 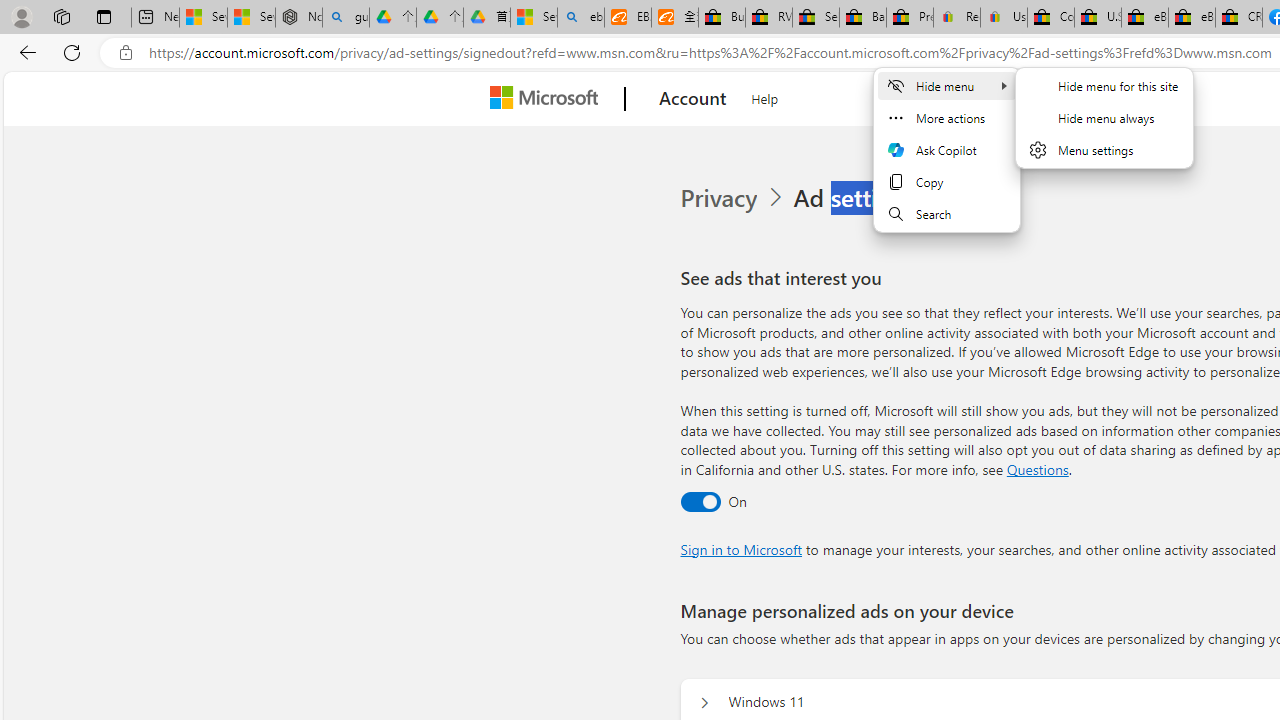 I want to click on 'Go to Questions section', so click(x=1037, y=469).